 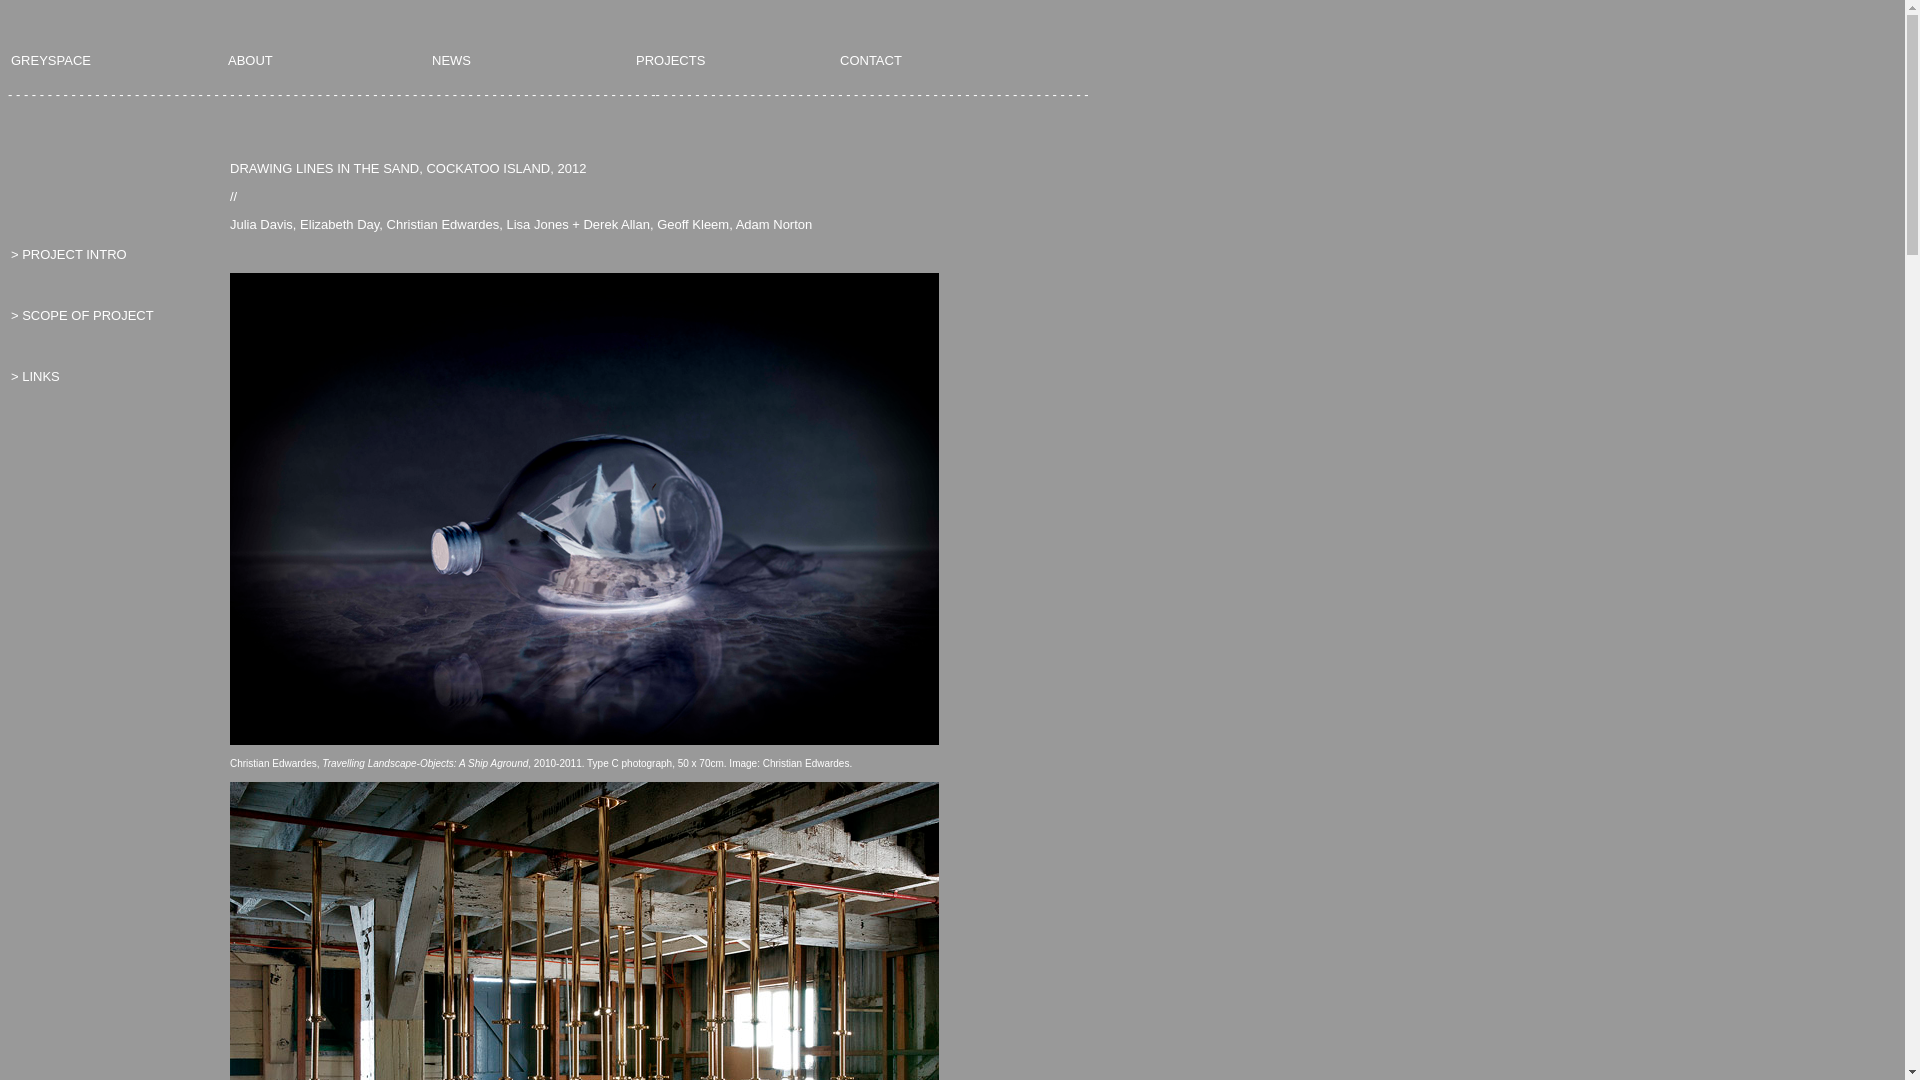 I want to click on '> PROJECT INTRO', so click(x=68, y=253).